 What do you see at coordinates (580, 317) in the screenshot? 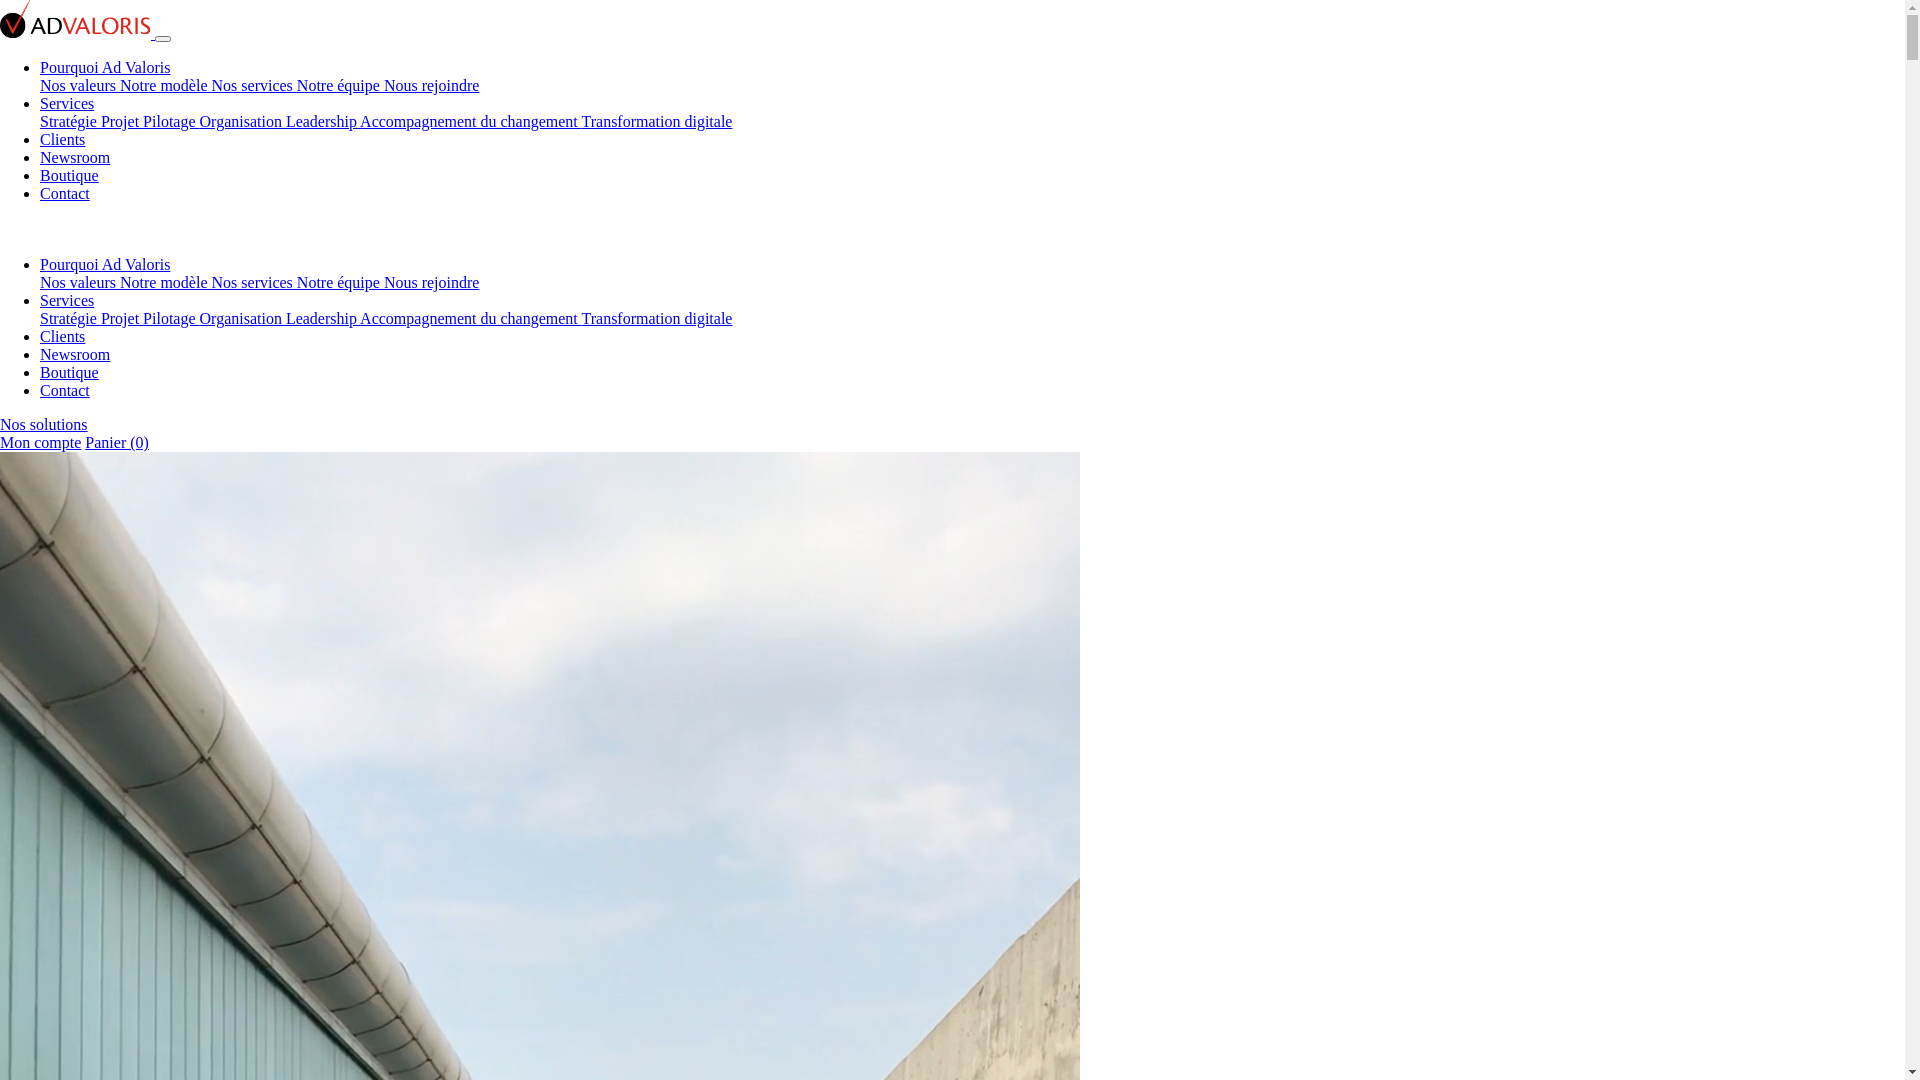
I see `'Transformation digitale'` at bounding box center [580, 317].